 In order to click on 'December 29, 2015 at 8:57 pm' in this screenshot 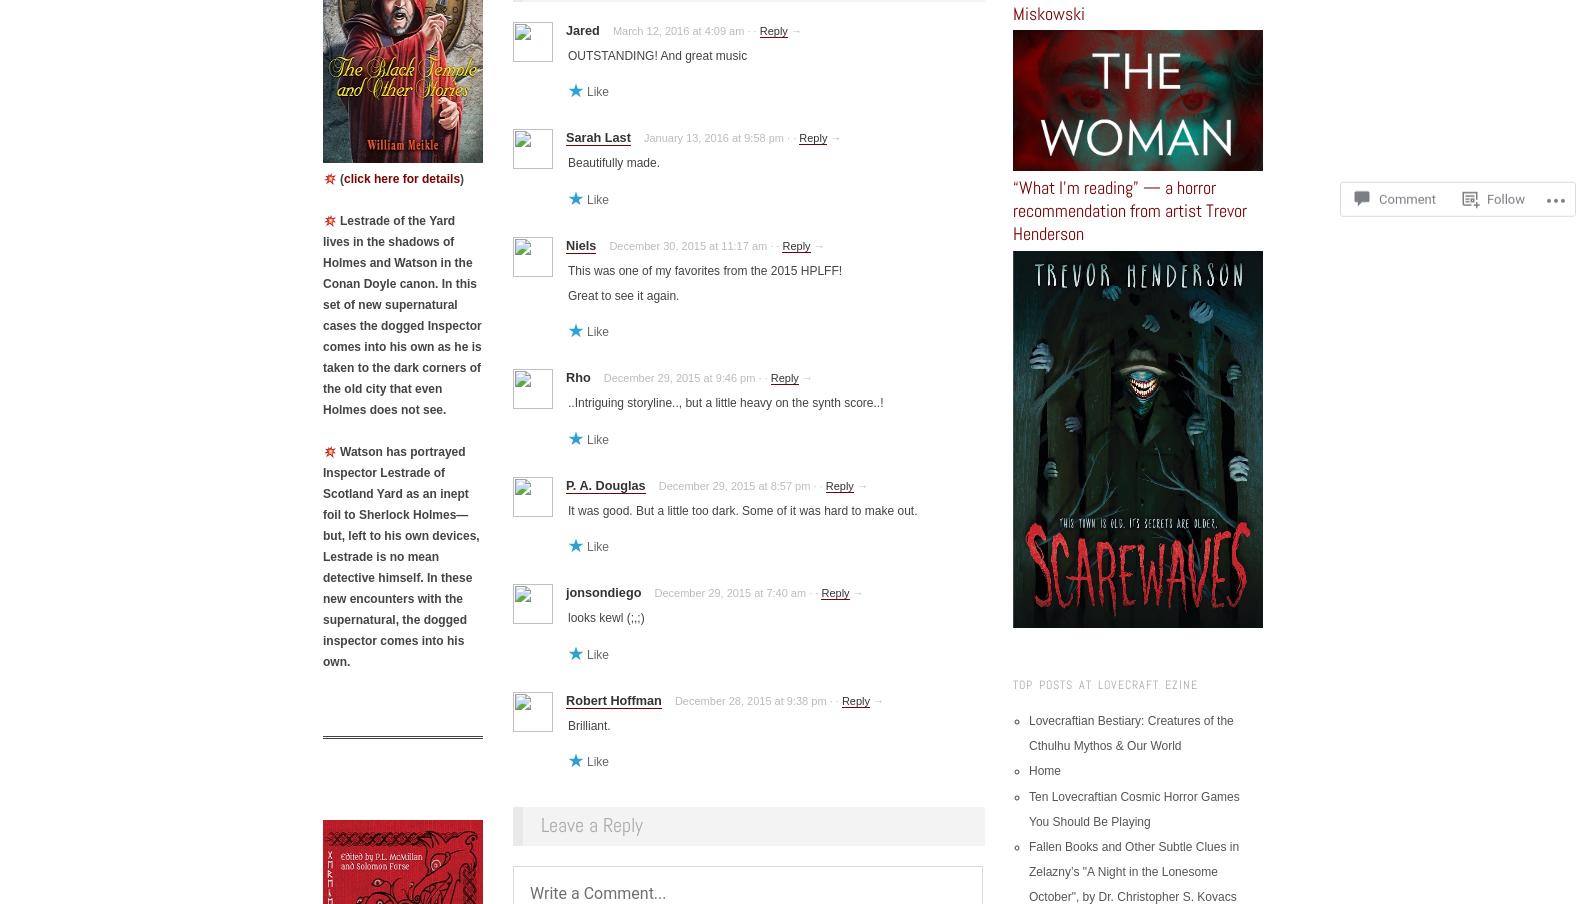, I will do `click(733, 483)`.